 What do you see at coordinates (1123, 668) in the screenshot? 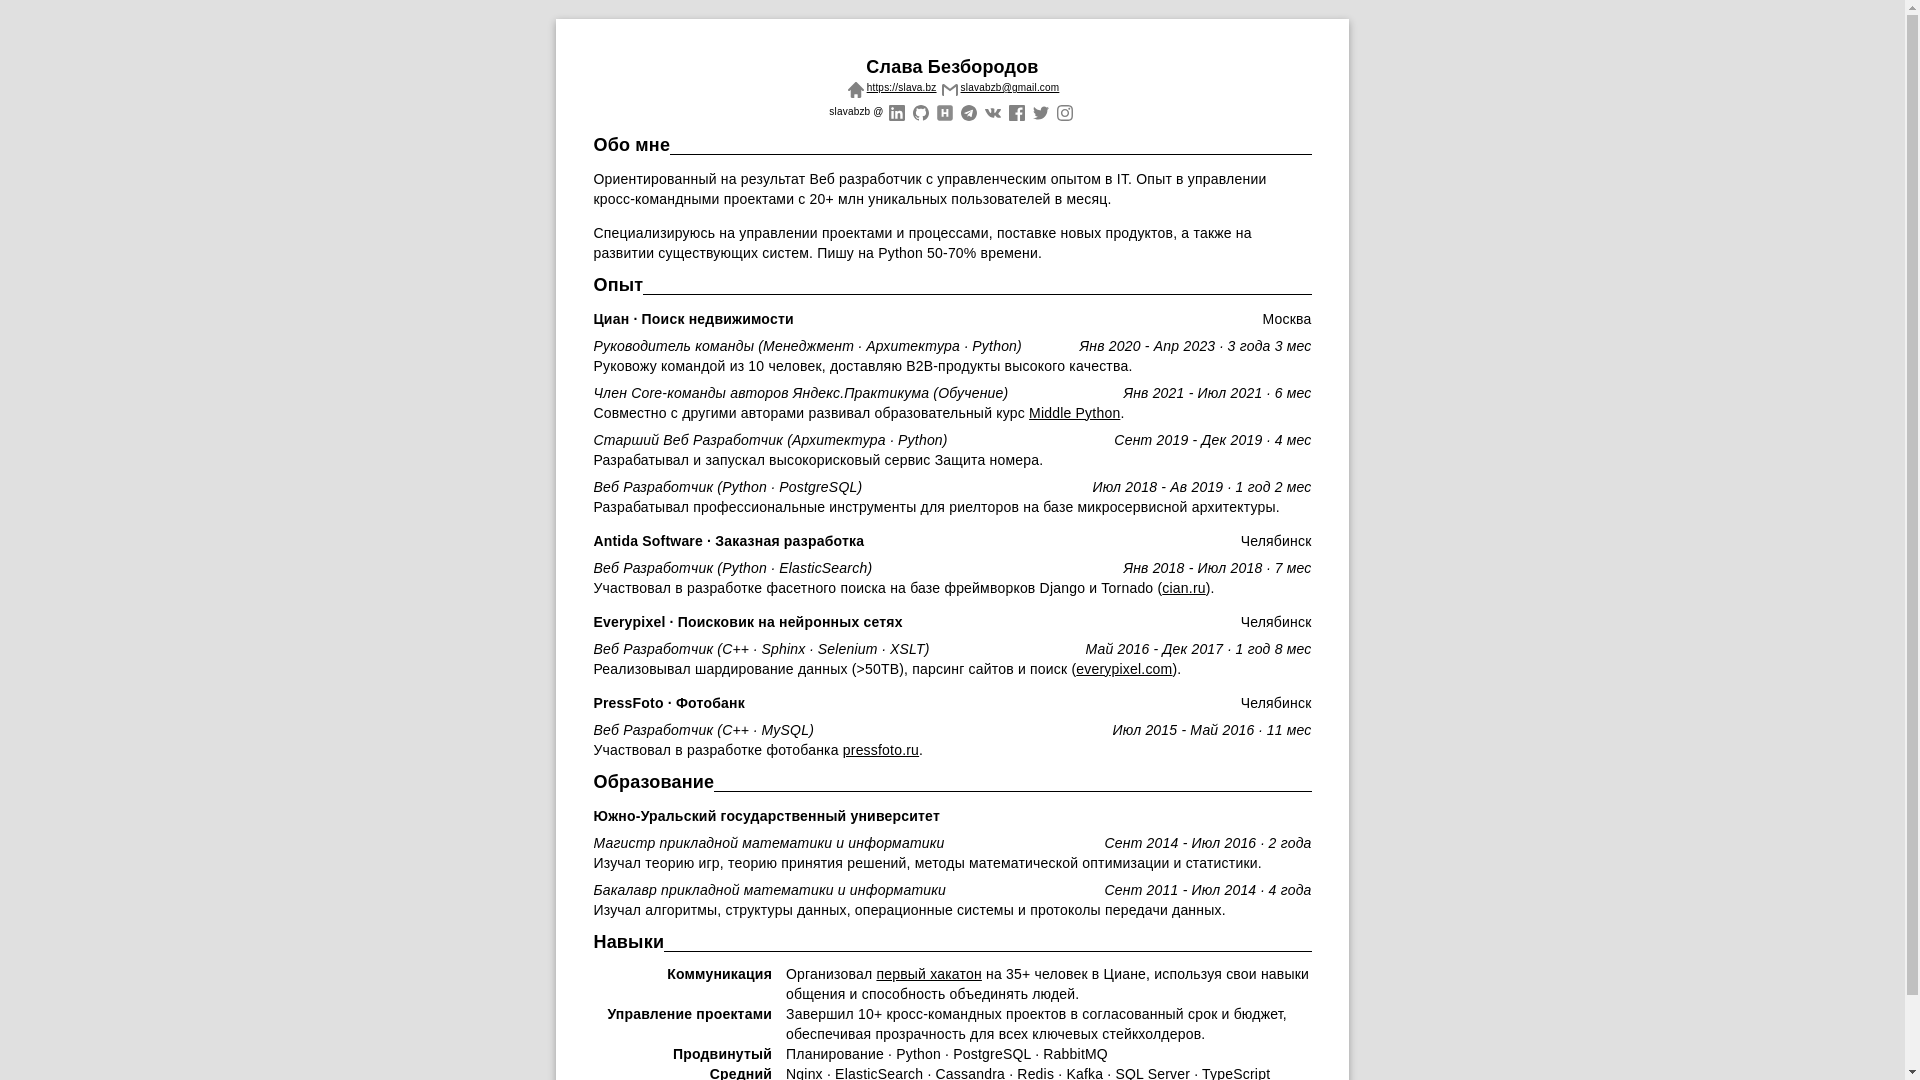
I see `'everypixel.com'` at bounding box center [1123, 668].